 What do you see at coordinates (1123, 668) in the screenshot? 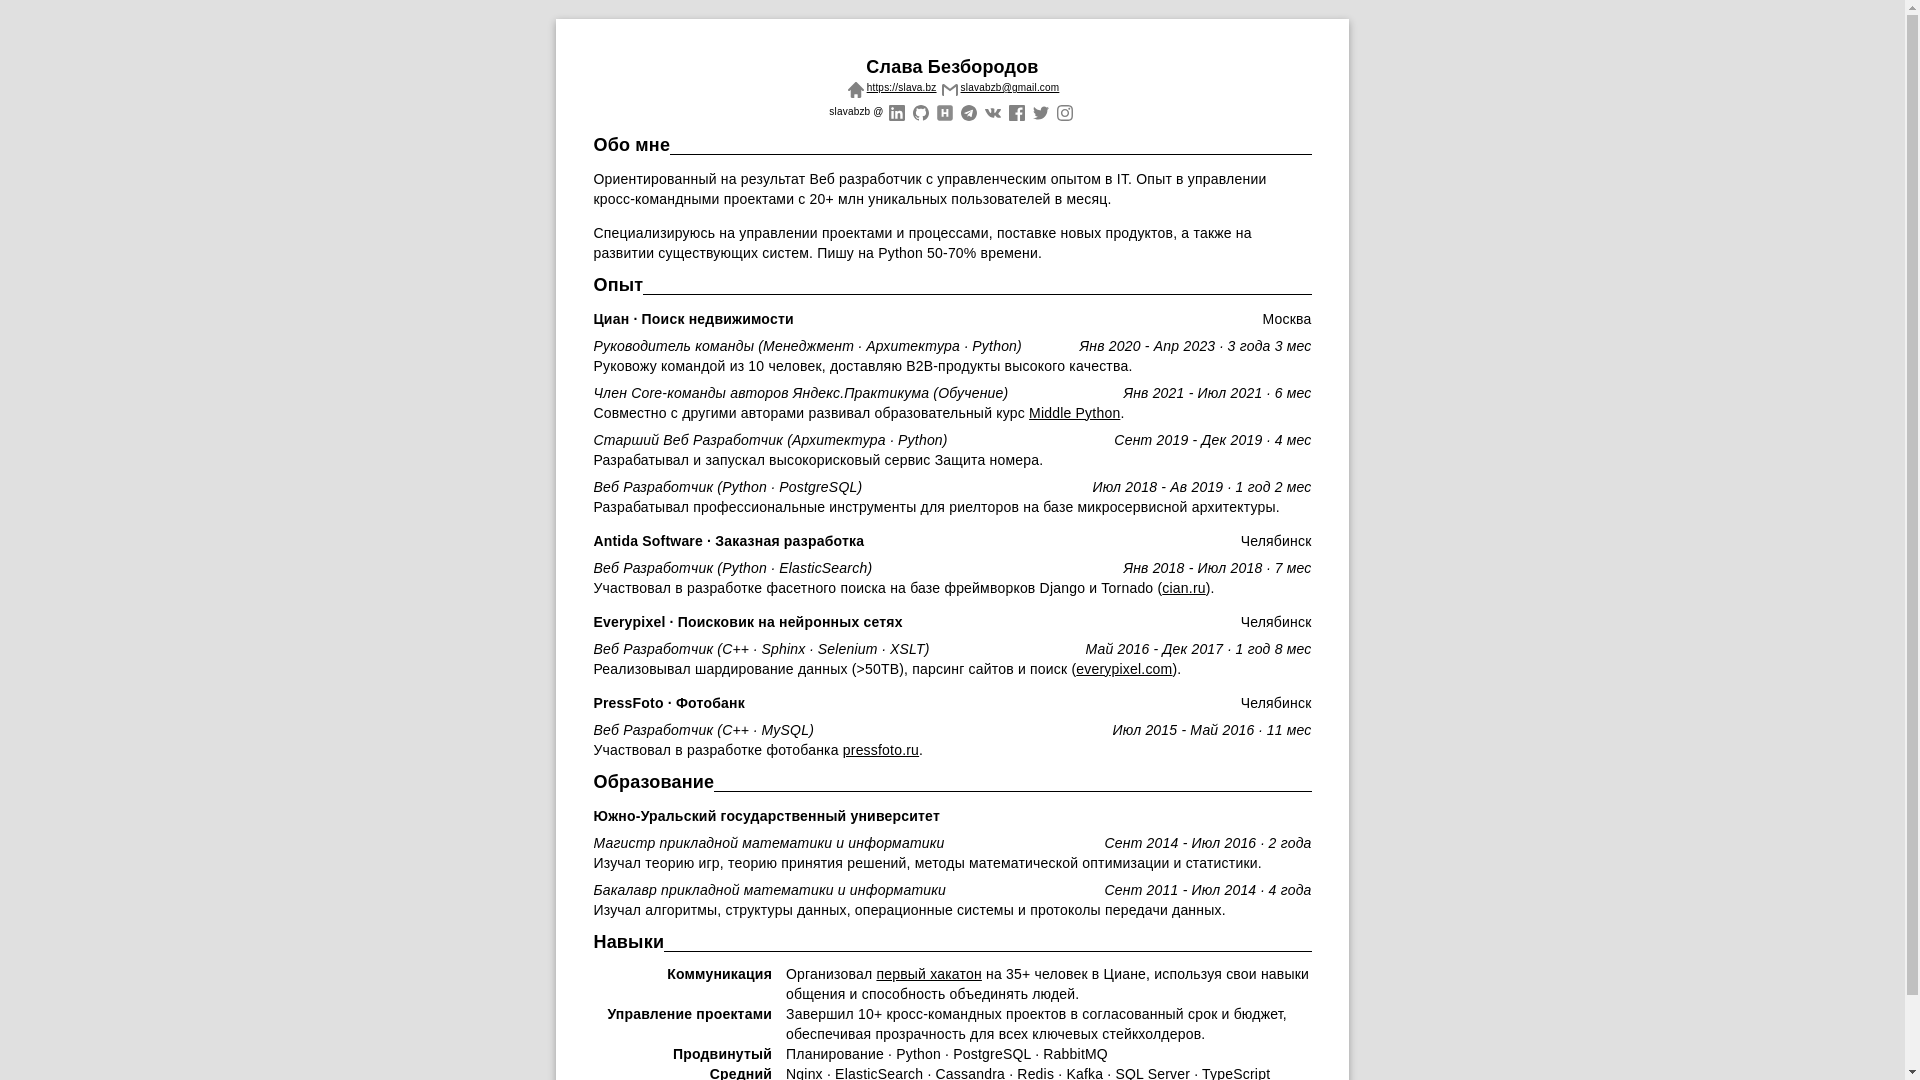
I see `'everypixel.com'` at bounding box center [1123, 668].